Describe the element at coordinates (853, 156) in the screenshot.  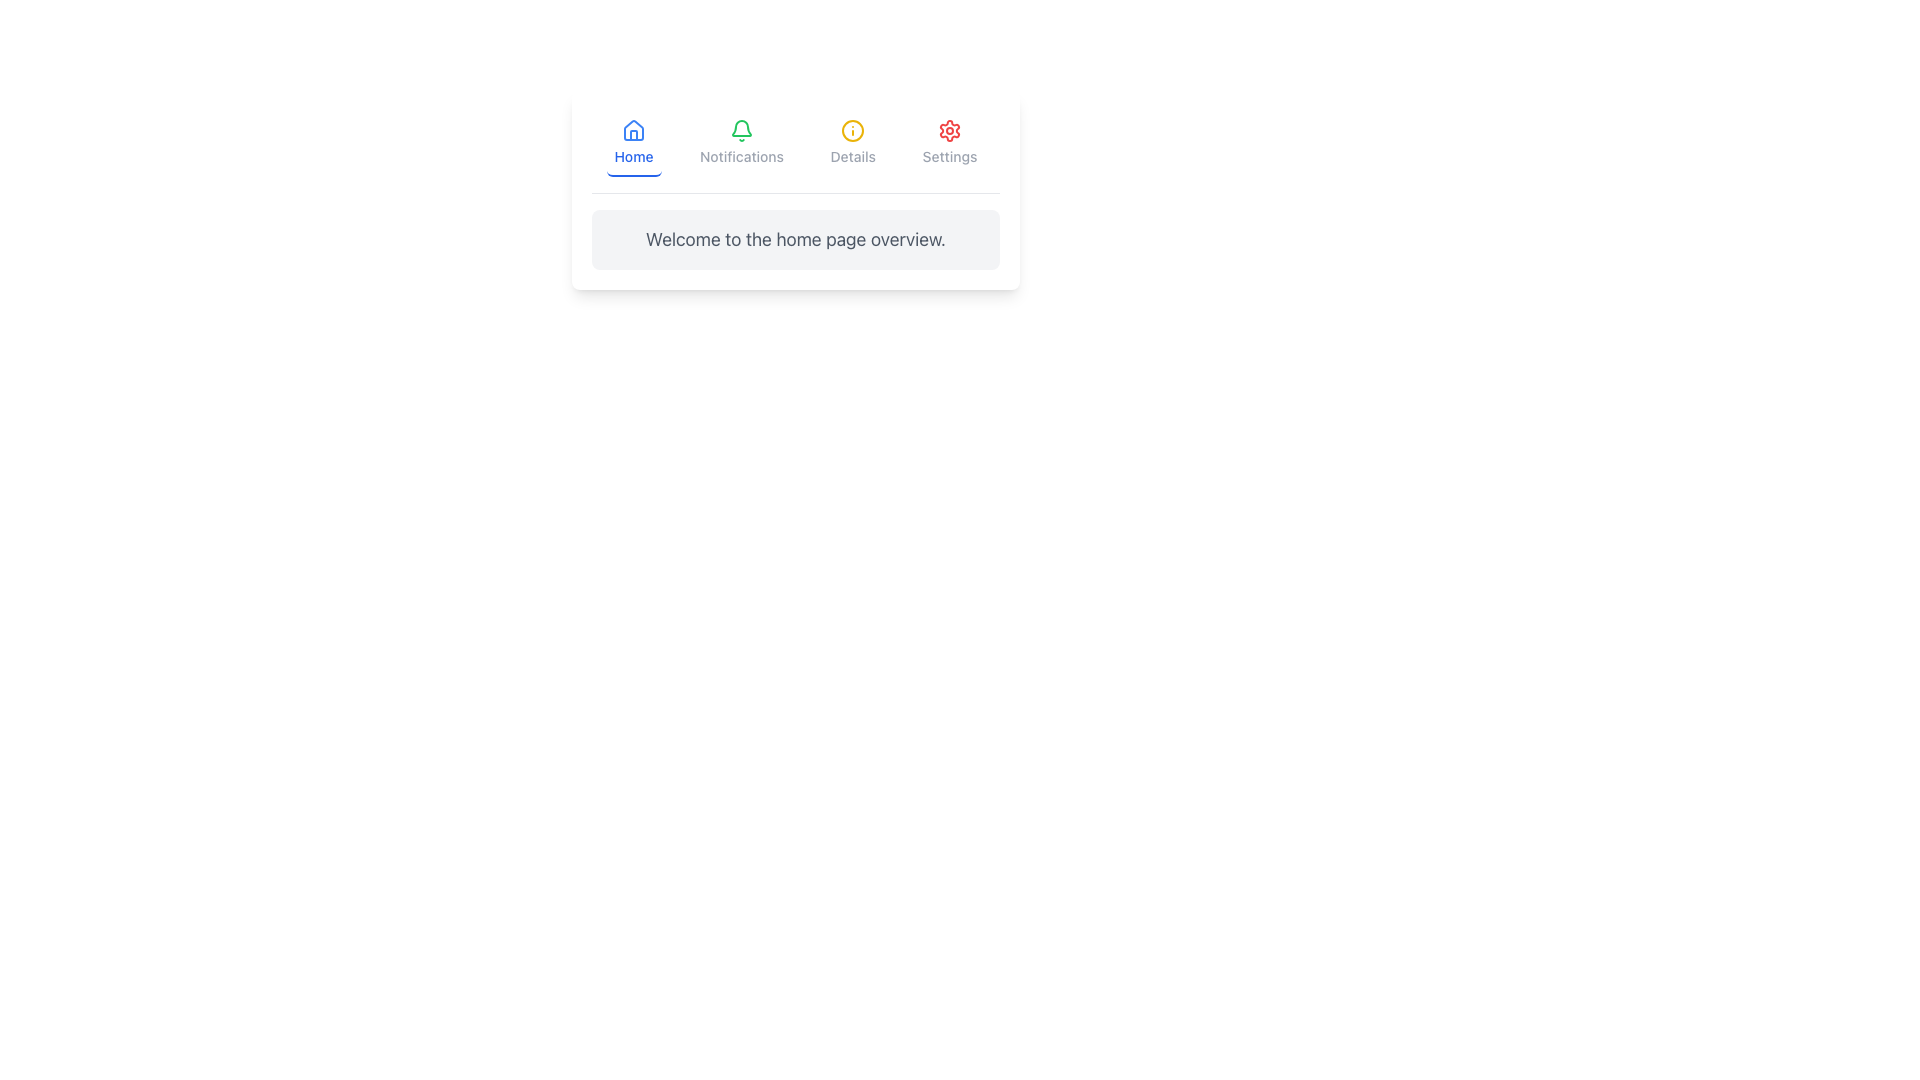
I see `the Text Label that describes the 'Details' functionality, located in the top navigation bar directly below the circular yellow information icon` at that location.